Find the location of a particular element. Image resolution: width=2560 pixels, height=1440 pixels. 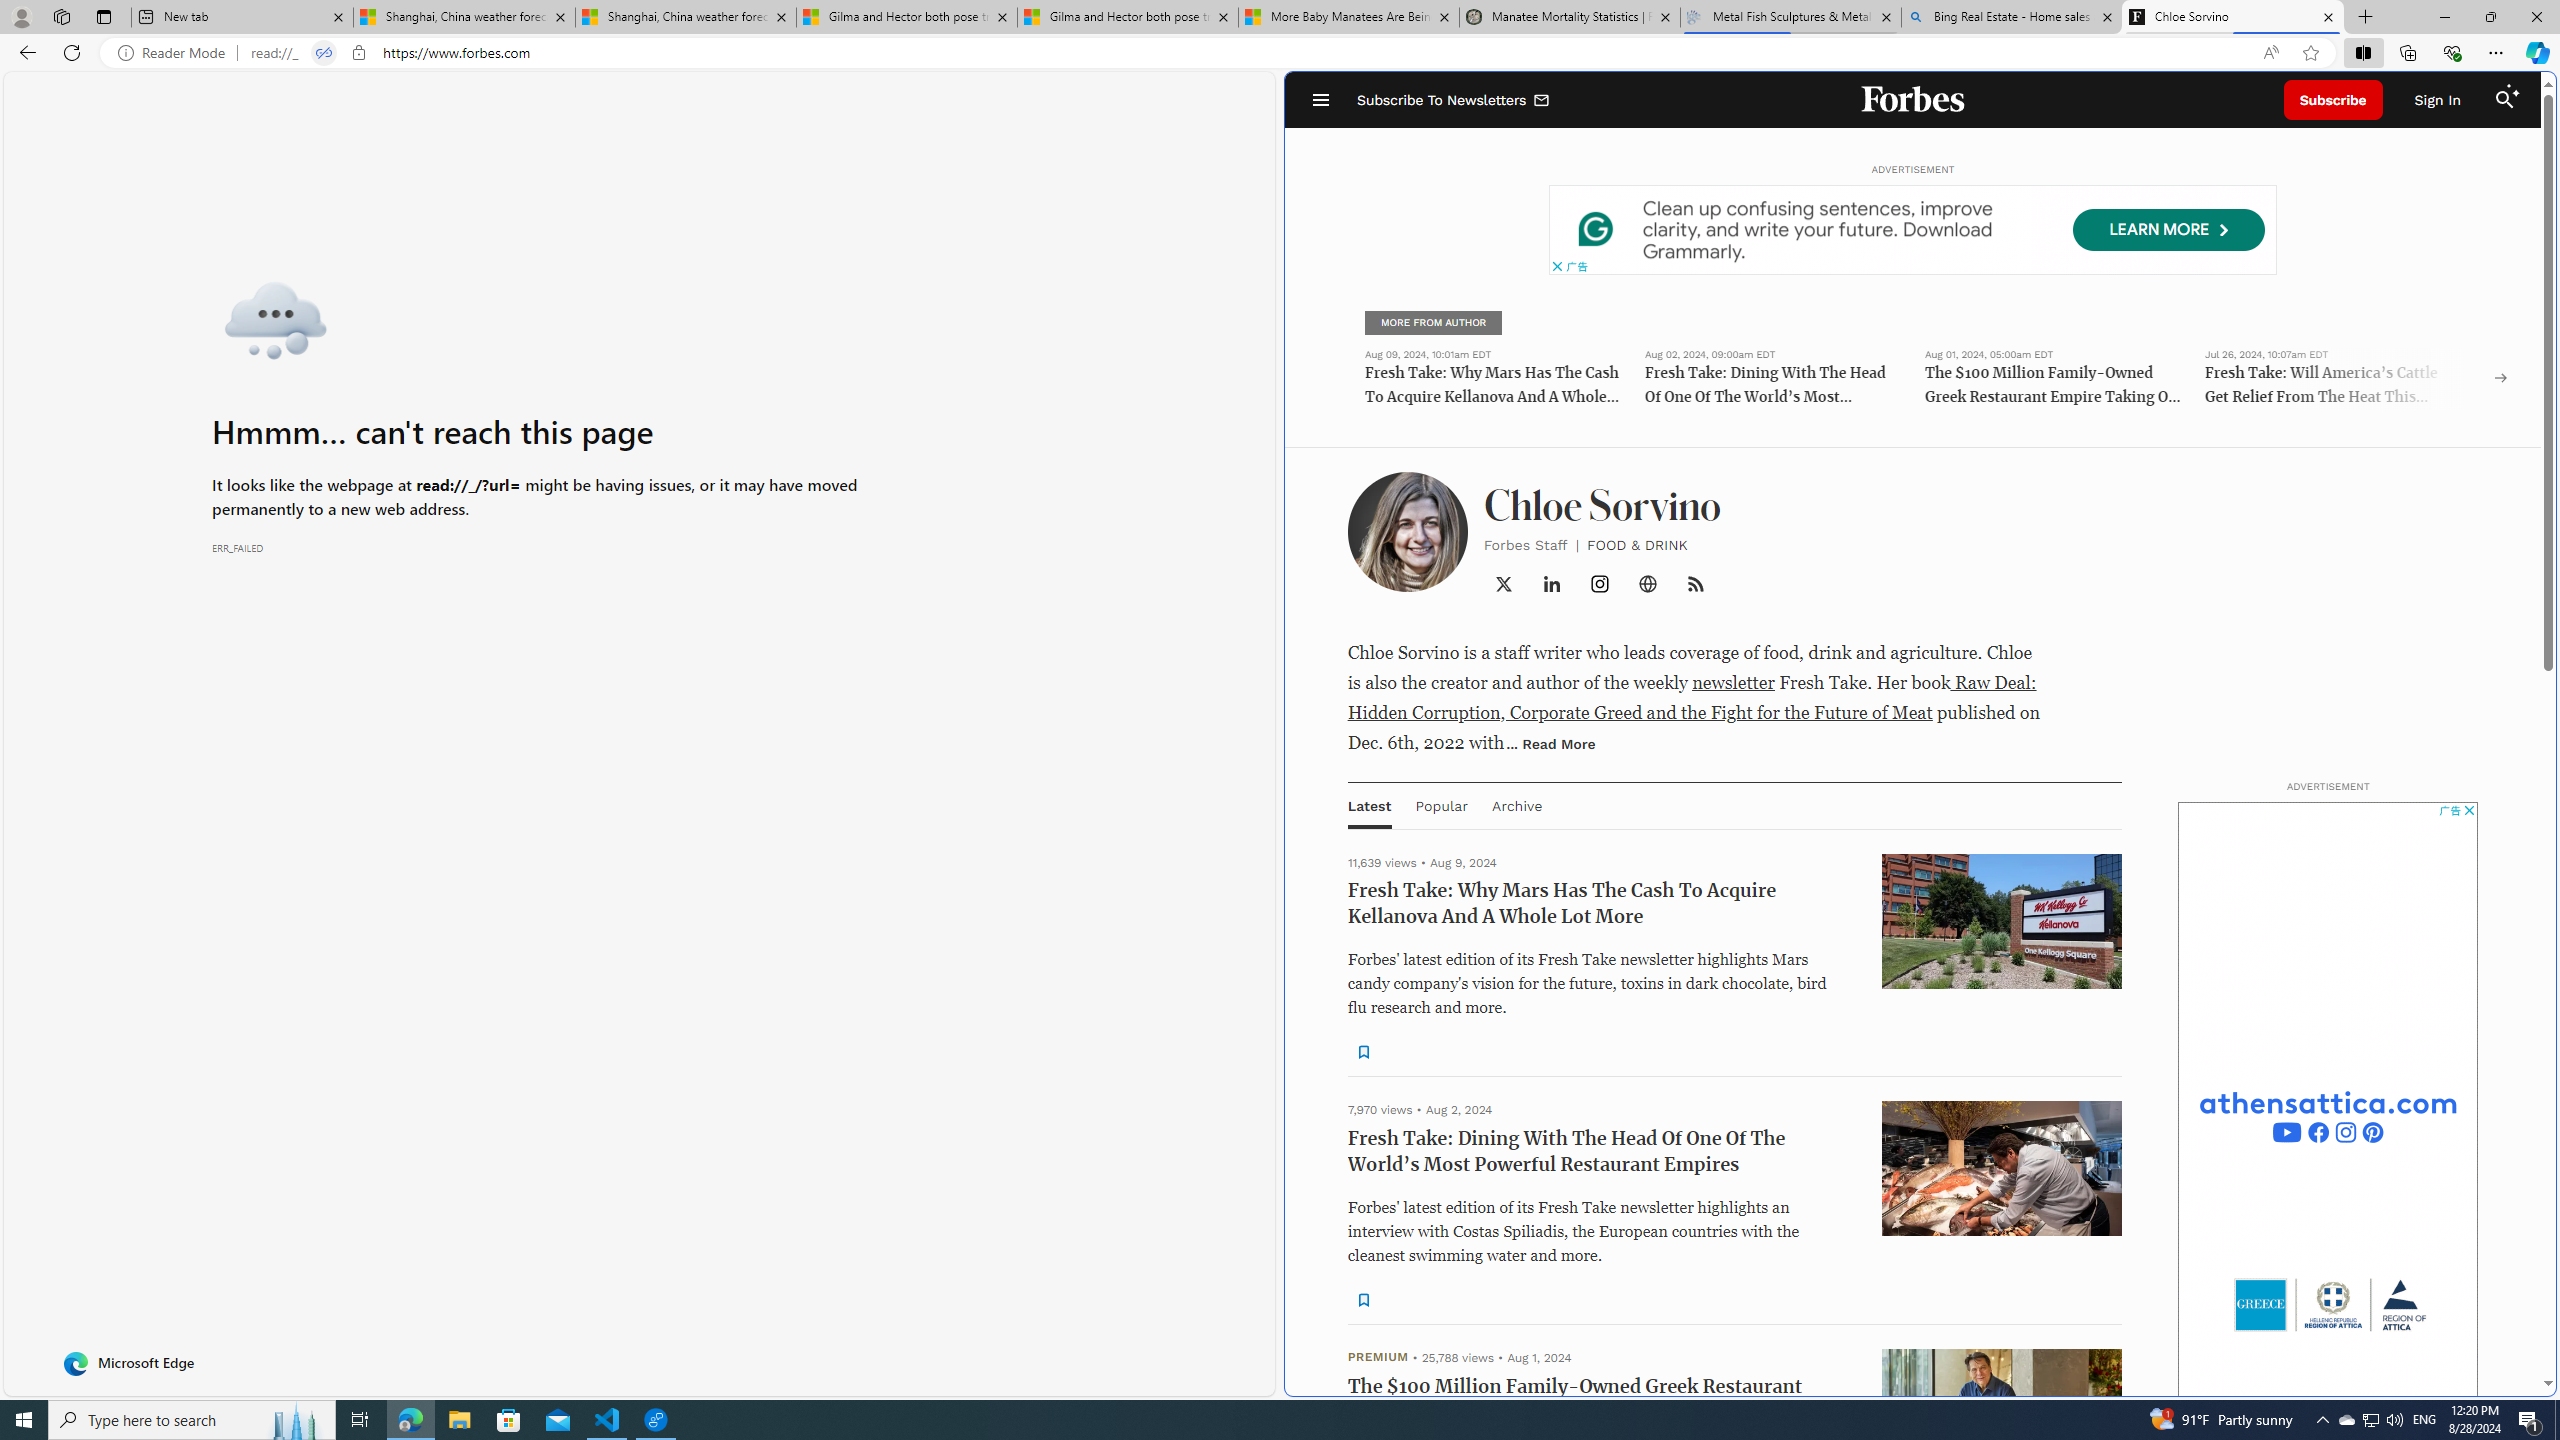

'newsletter' is located at coordinates (1732, 681).